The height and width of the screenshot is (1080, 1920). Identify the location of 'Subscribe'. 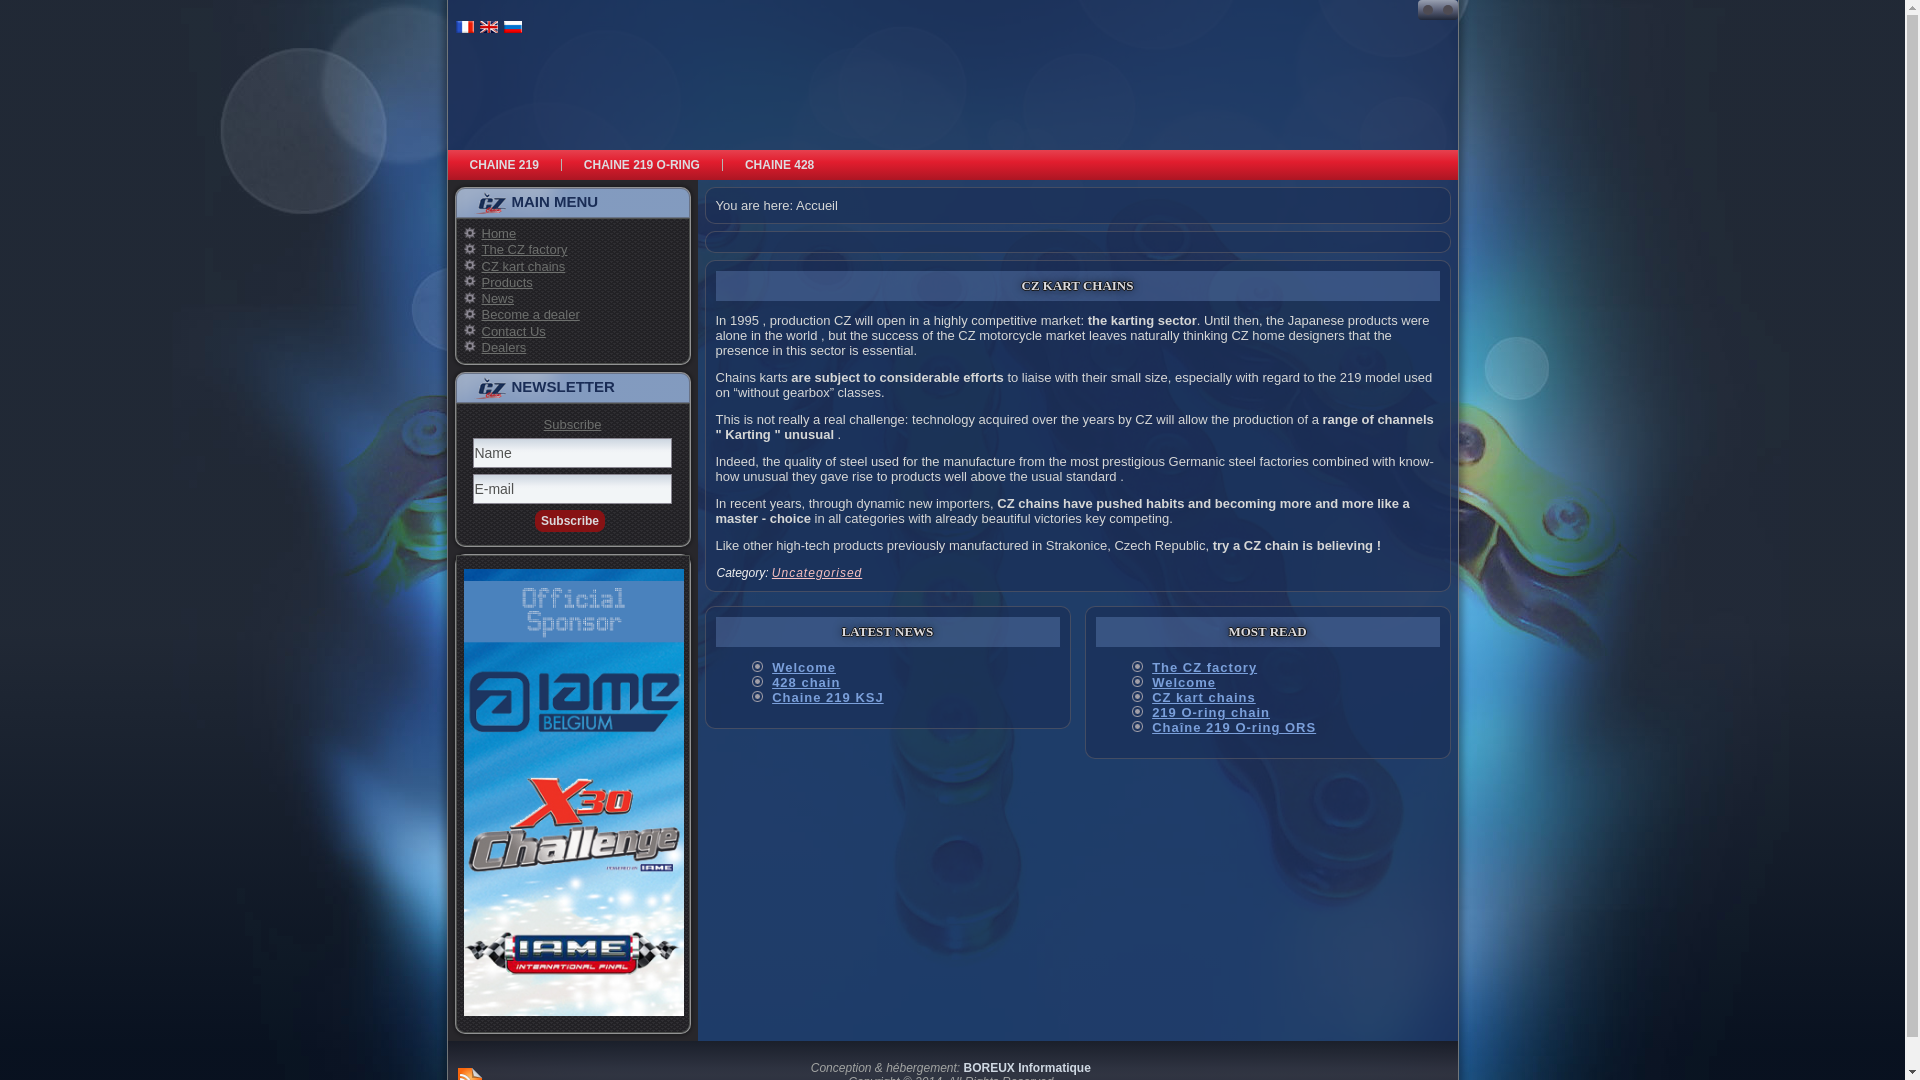
(569, 519).